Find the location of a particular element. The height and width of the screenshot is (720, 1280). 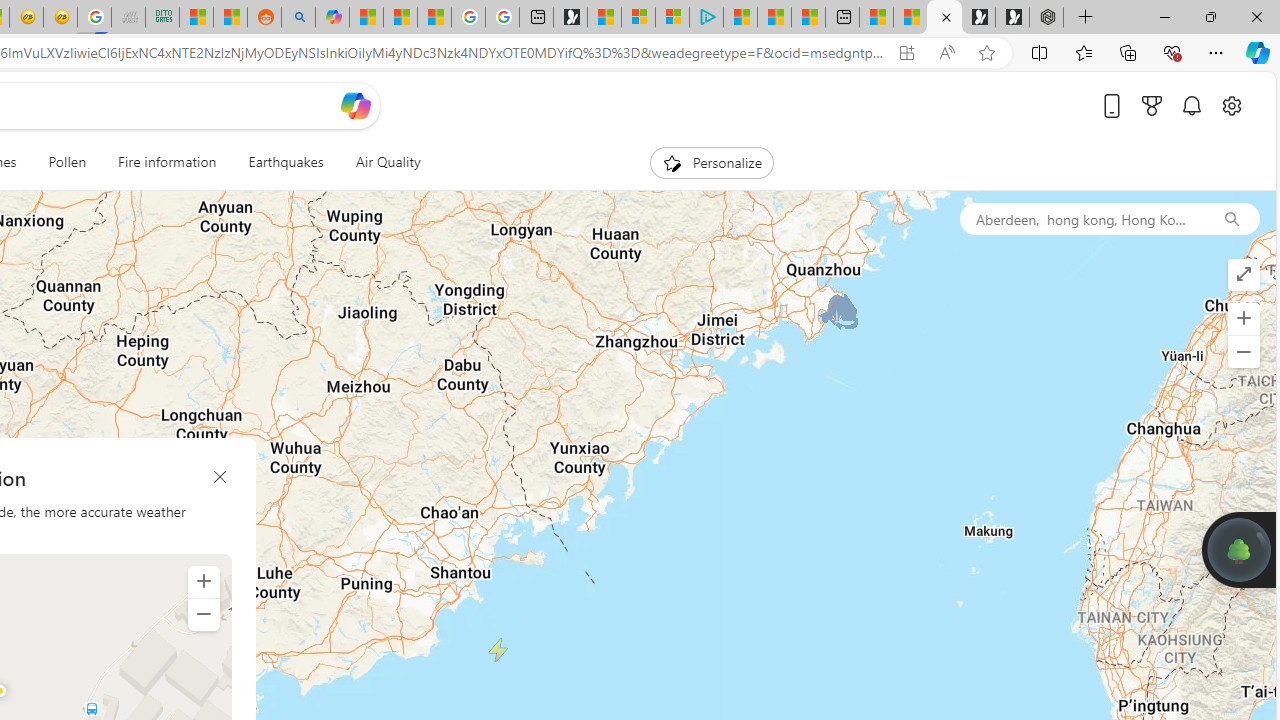

'Microsoft Start Gaming' is located at coordinates (569, 17).